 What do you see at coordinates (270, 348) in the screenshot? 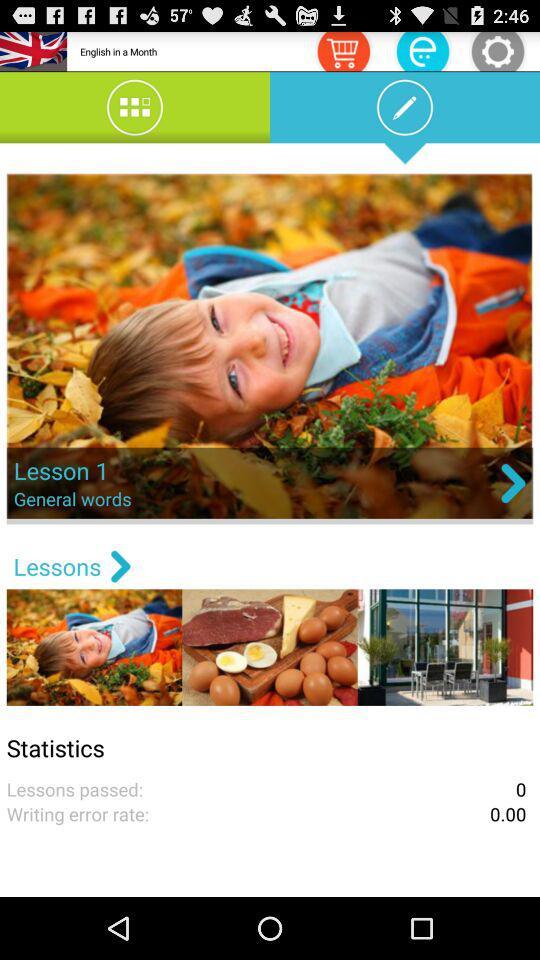
I see `open lesson` at bounding box center [270, 348].